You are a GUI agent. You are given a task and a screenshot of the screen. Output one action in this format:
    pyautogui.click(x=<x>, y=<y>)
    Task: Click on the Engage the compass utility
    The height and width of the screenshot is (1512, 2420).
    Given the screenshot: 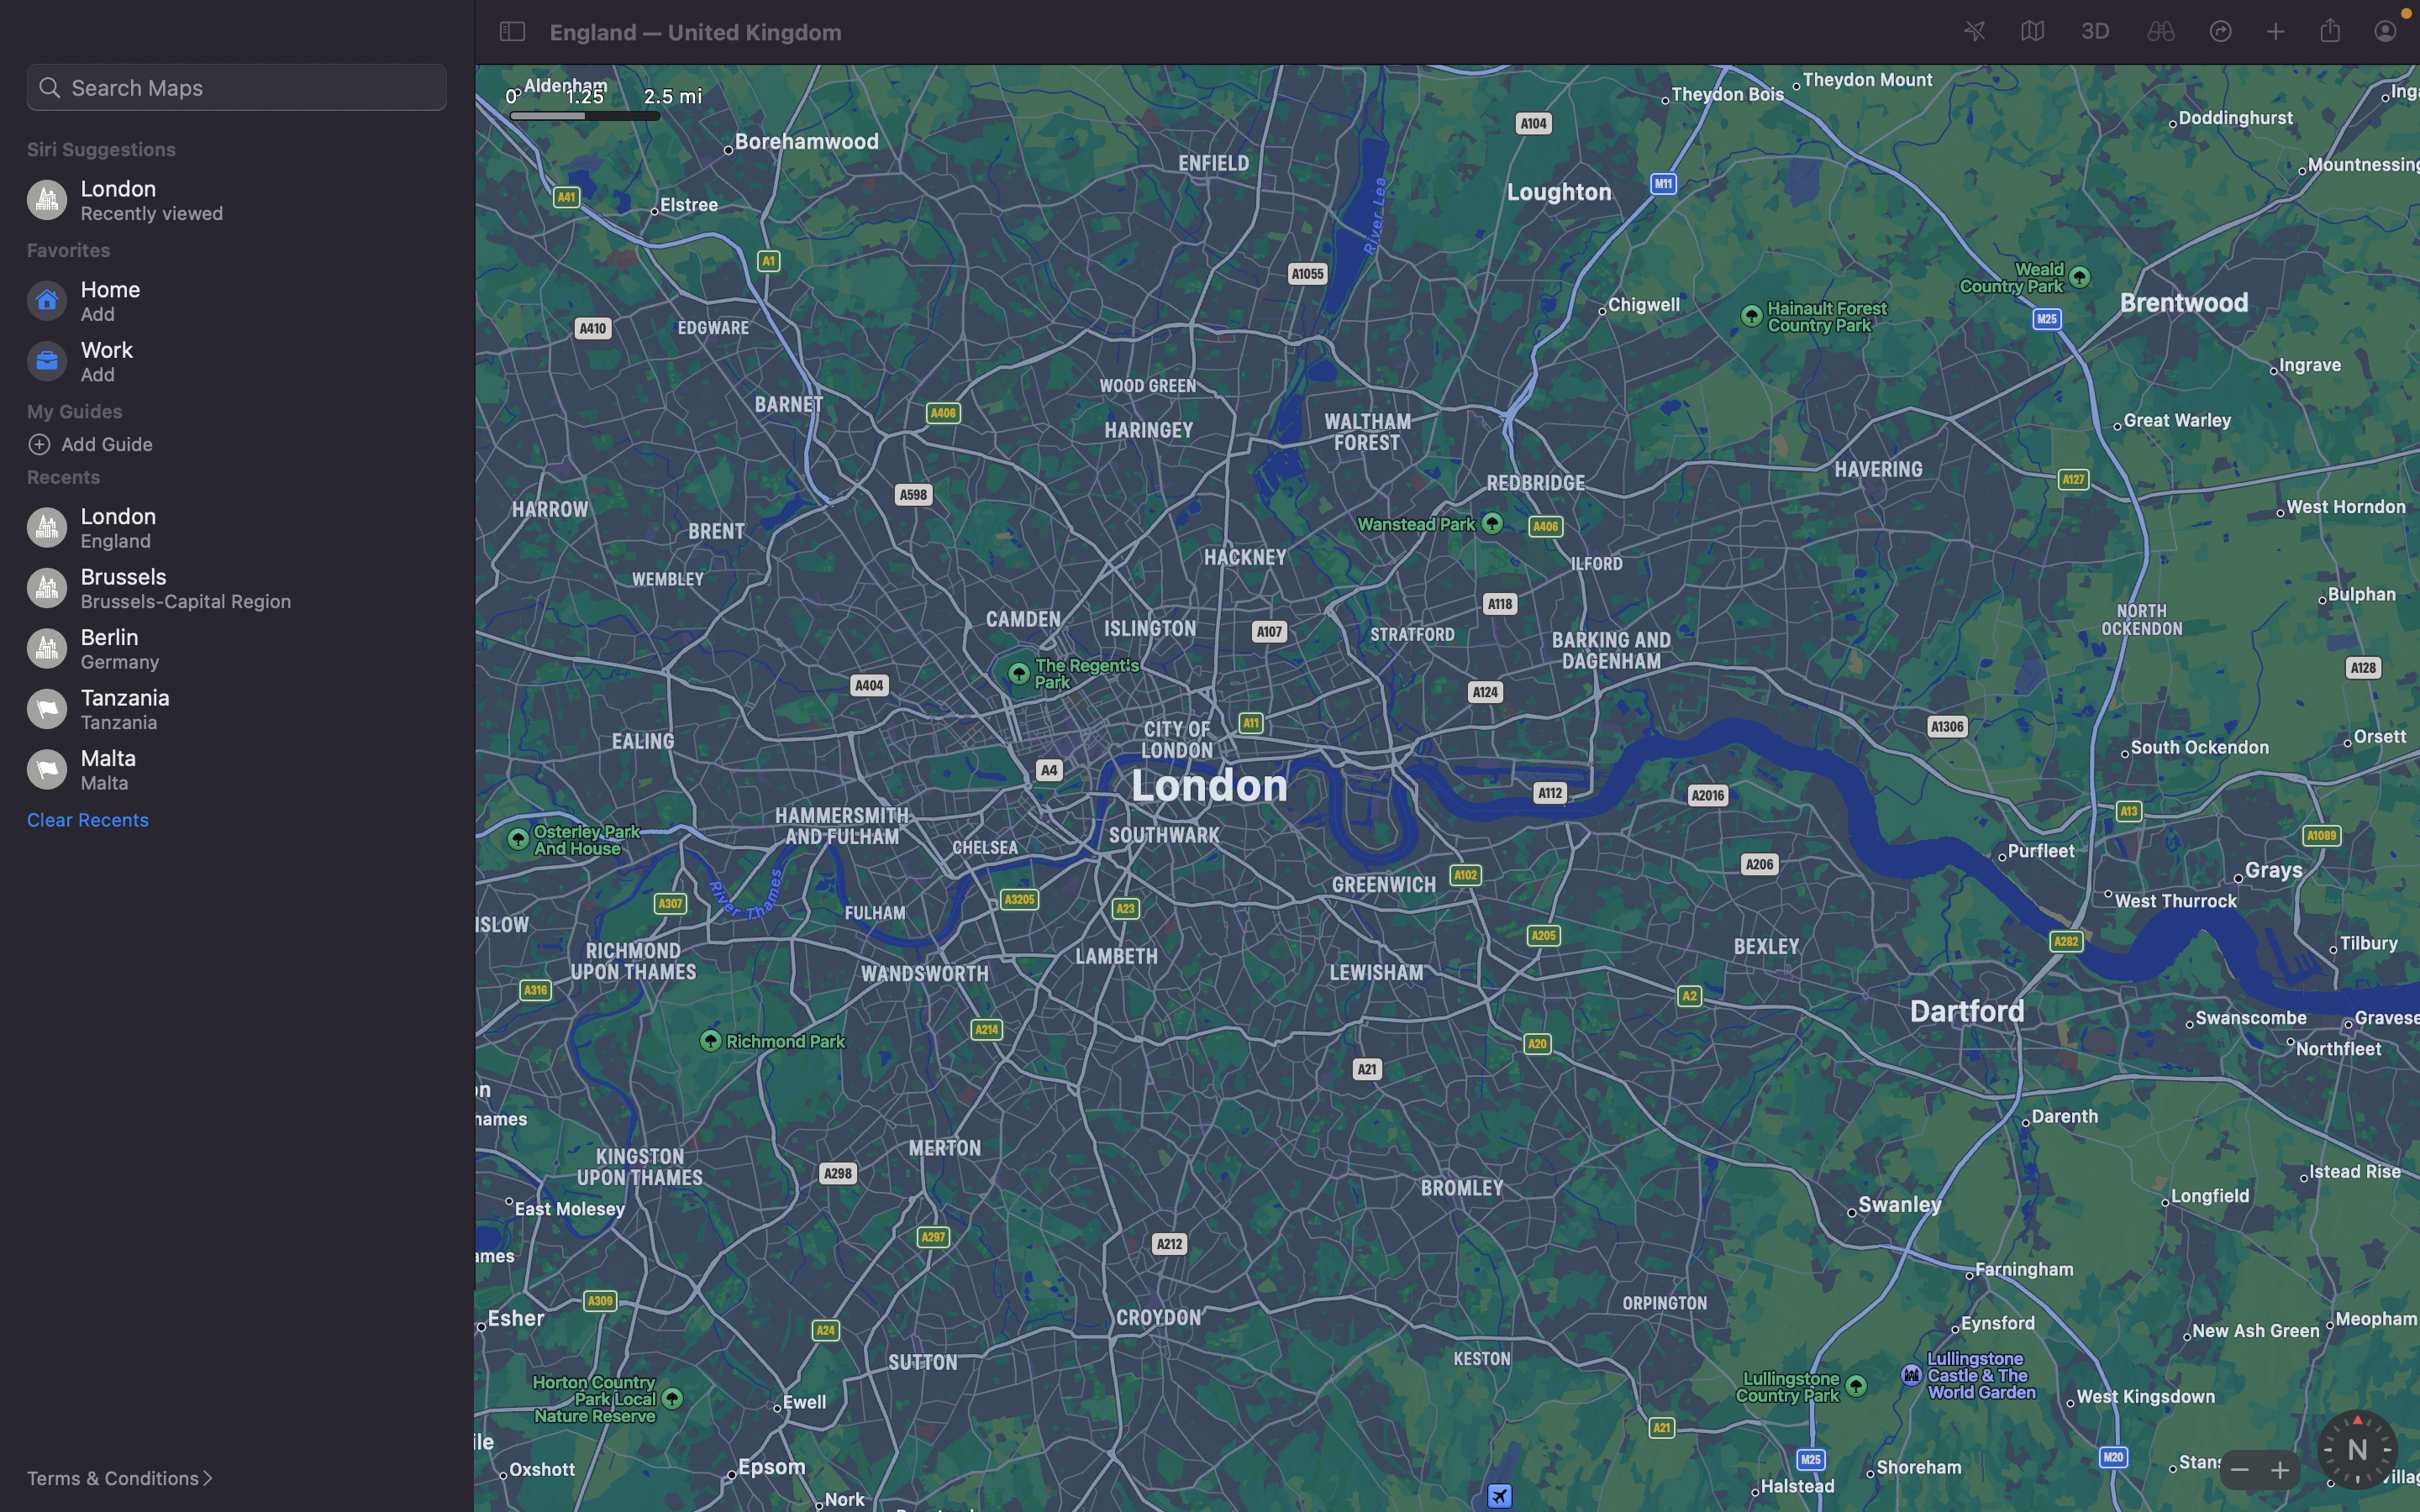 What is the action you would take?
    pyautogui.click(x=2356, y=1449)
    